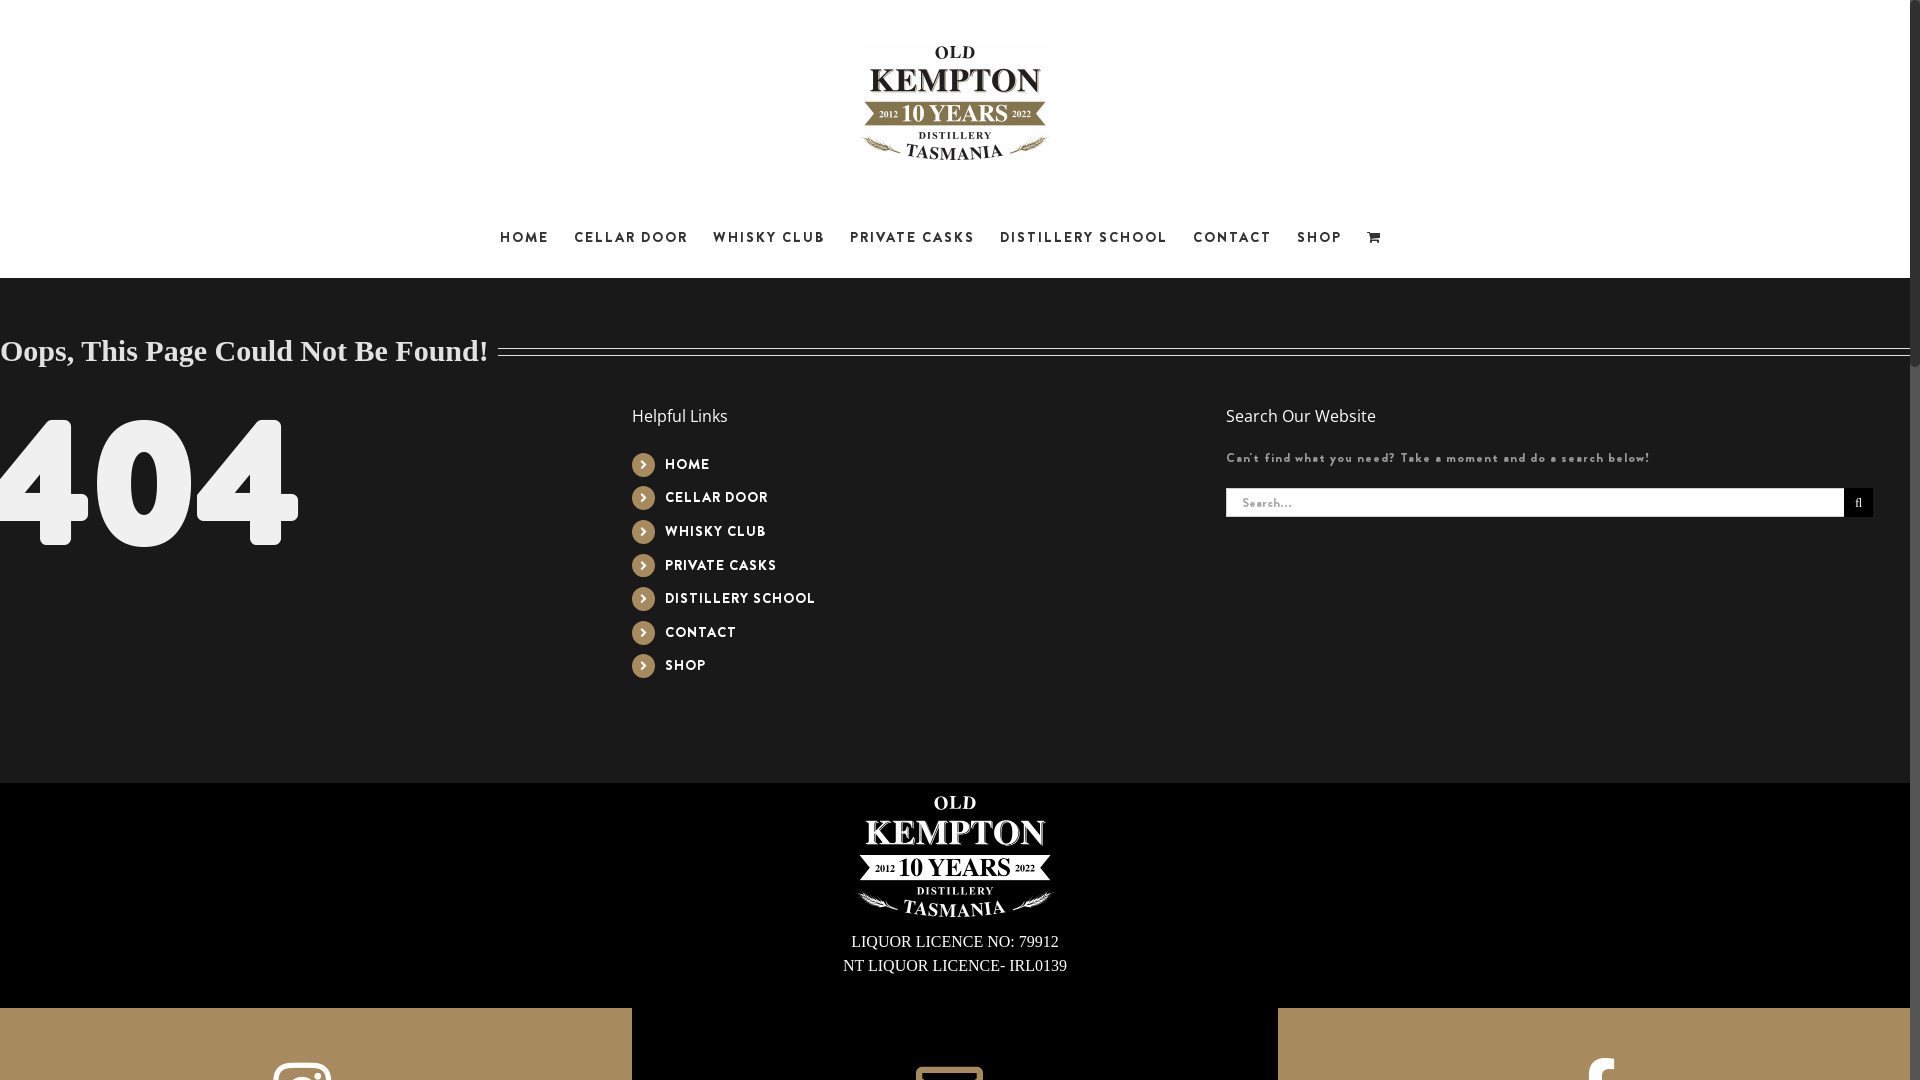 The image size is (1920, 1080). Describe the element at coordinates (1083, 235) in the screenshot. I see `'DISTILLERY SCHOOL'` at that location.